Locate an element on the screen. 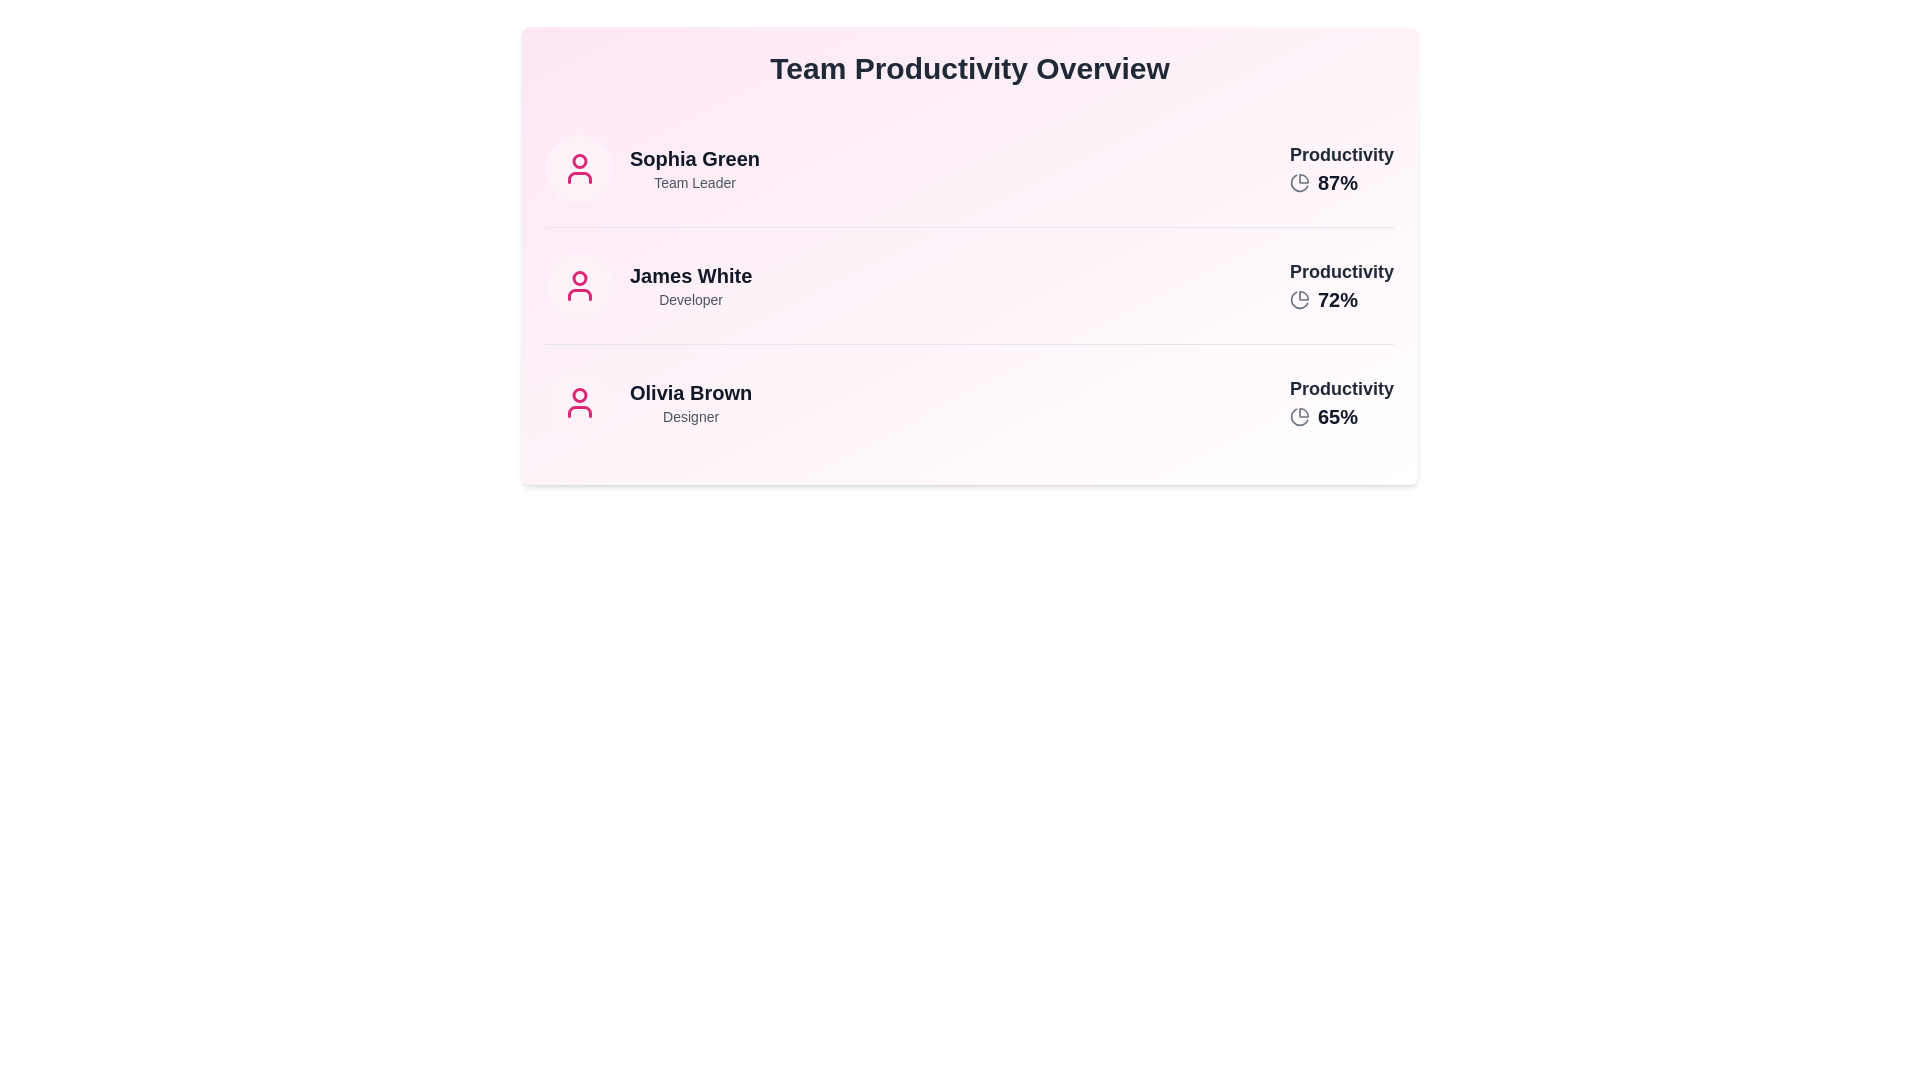 Image resolution: width=1920 pixels, height=1080 pixels. the visual indicator representing user Olivia Brown, which is located on the far left of the row preceding the text 'Olivia Brown Designer' is located at coordinates (579, 402).